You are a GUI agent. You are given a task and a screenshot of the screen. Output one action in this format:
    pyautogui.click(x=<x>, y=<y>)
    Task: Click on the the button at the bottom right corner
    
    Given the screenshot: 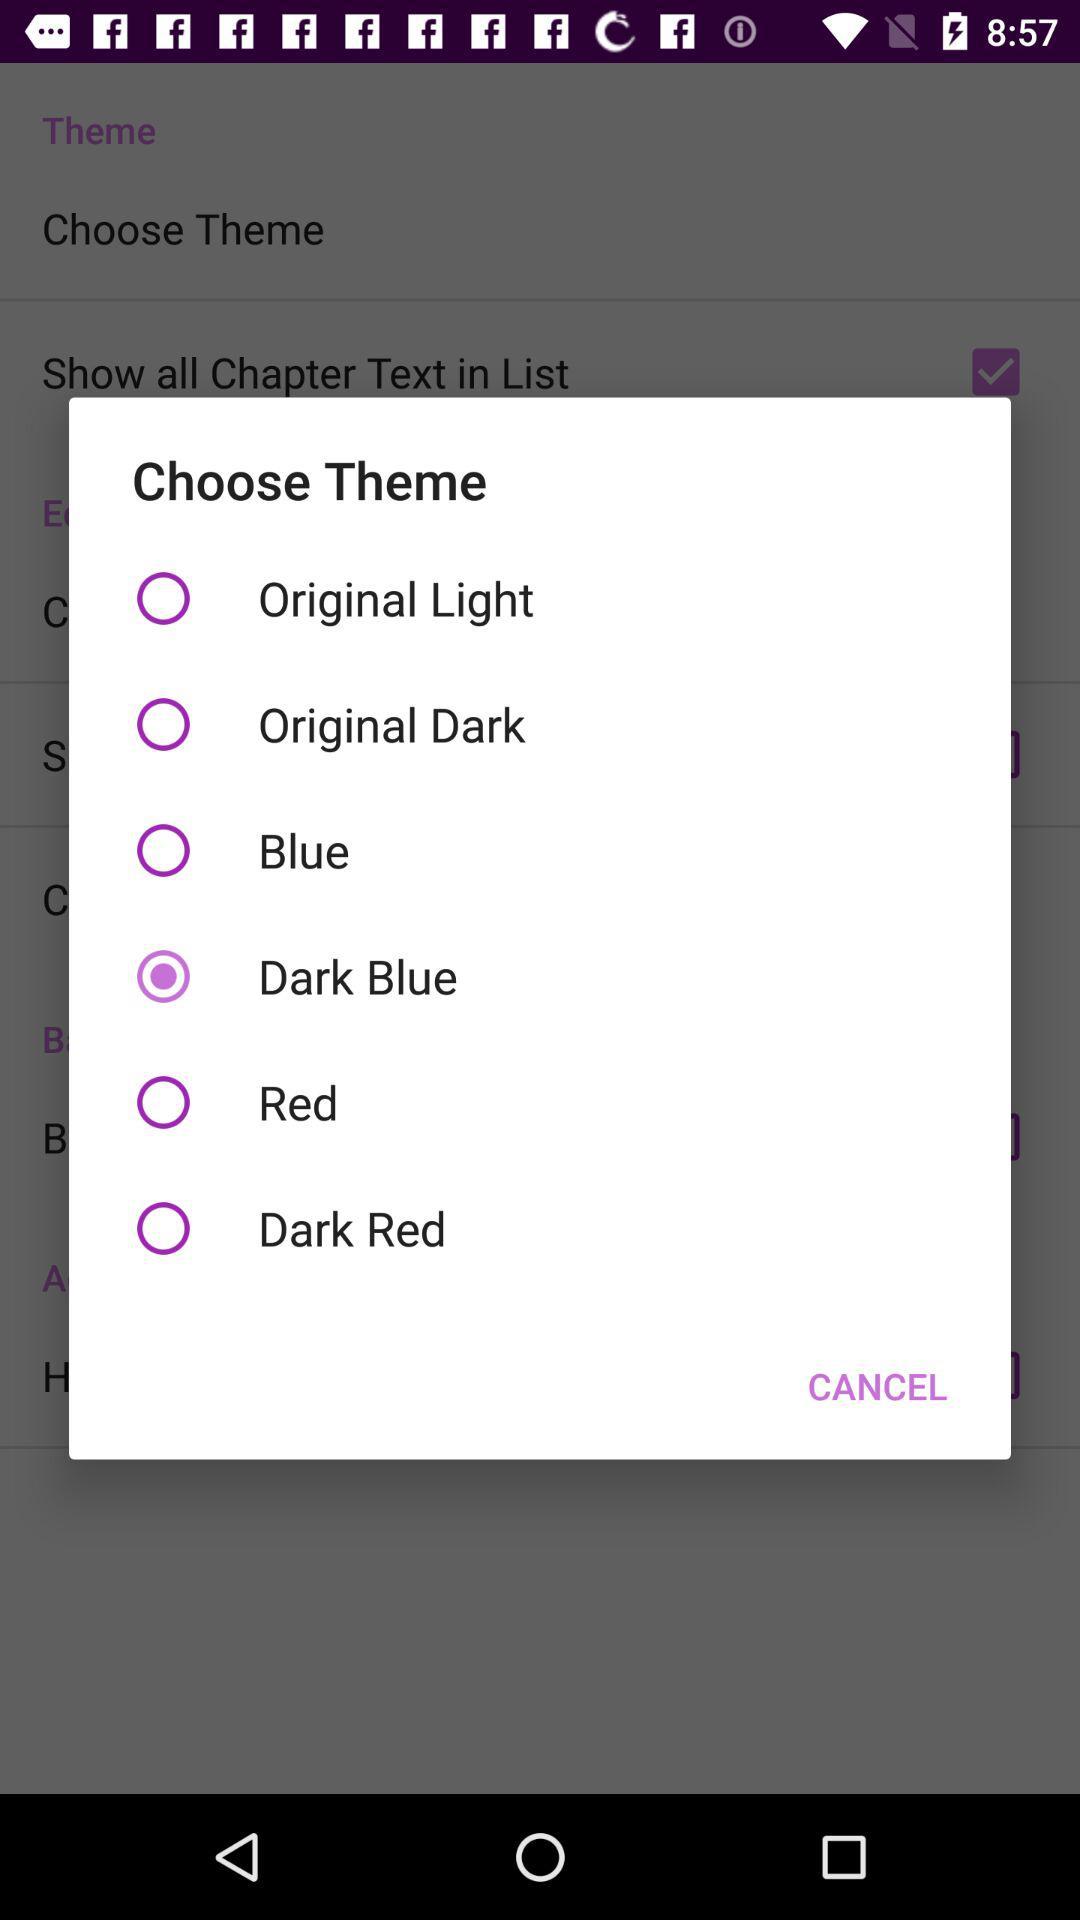 What is the action you would take?
    pyautogui.click(x=876, y=1385)
    